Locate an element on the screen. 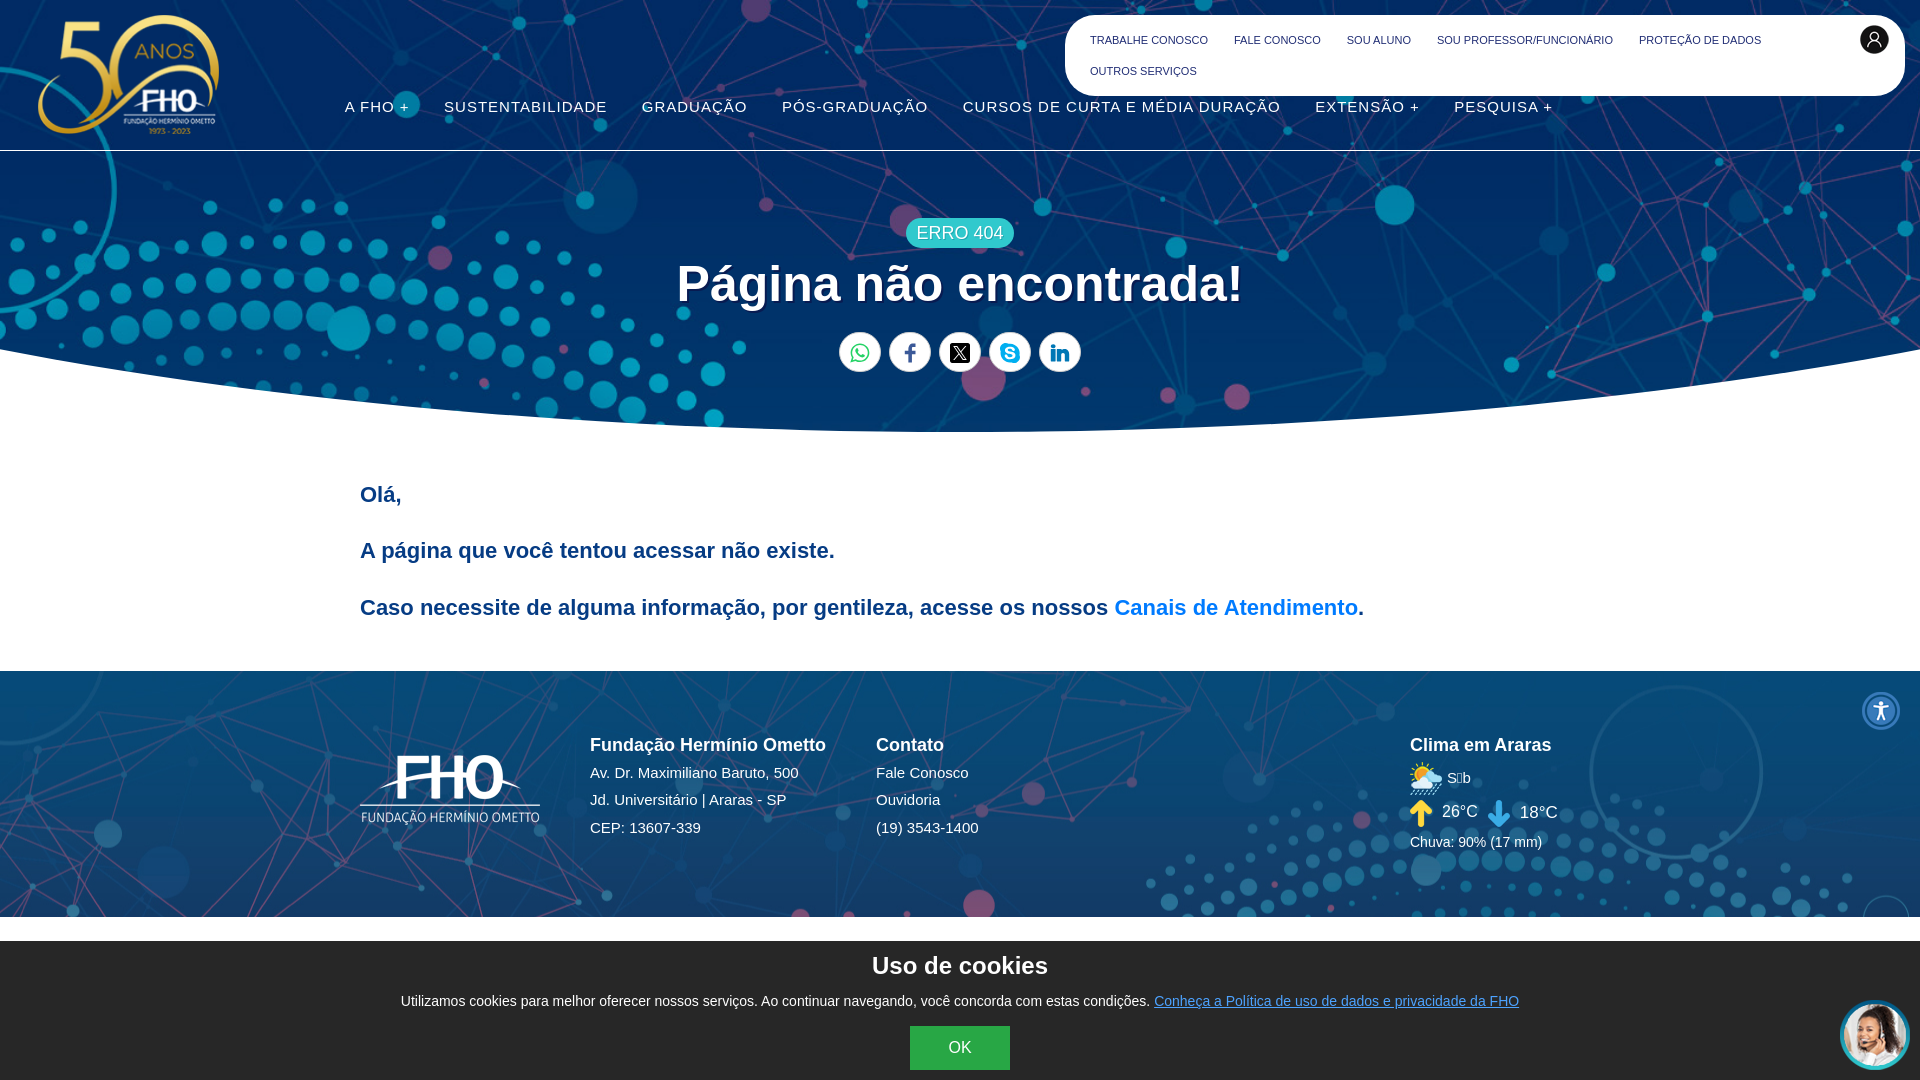 This screenshot has height=1080, width=1920. 'Canais de Atendimento' is located at coordinates (1235, 606).